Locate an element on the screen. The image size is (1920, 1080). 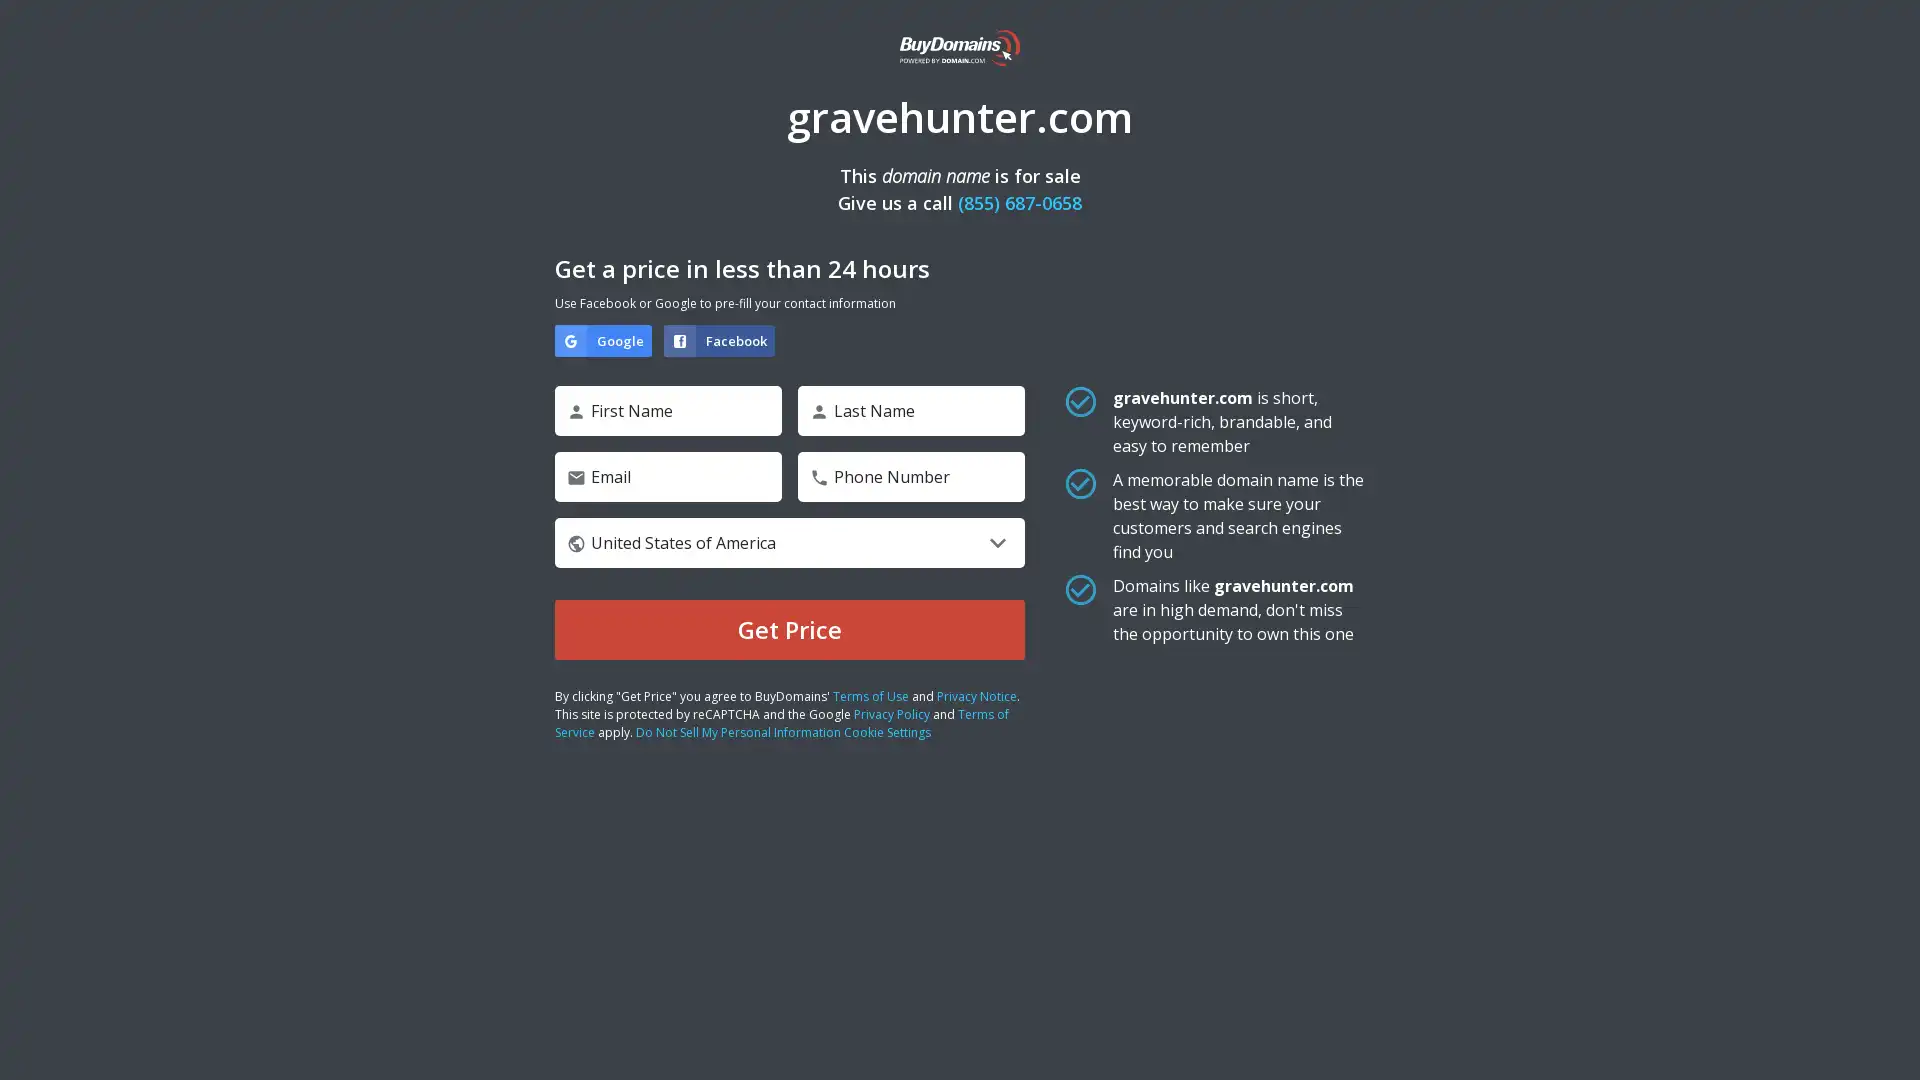
Got It is located at coordinates (203, 948).